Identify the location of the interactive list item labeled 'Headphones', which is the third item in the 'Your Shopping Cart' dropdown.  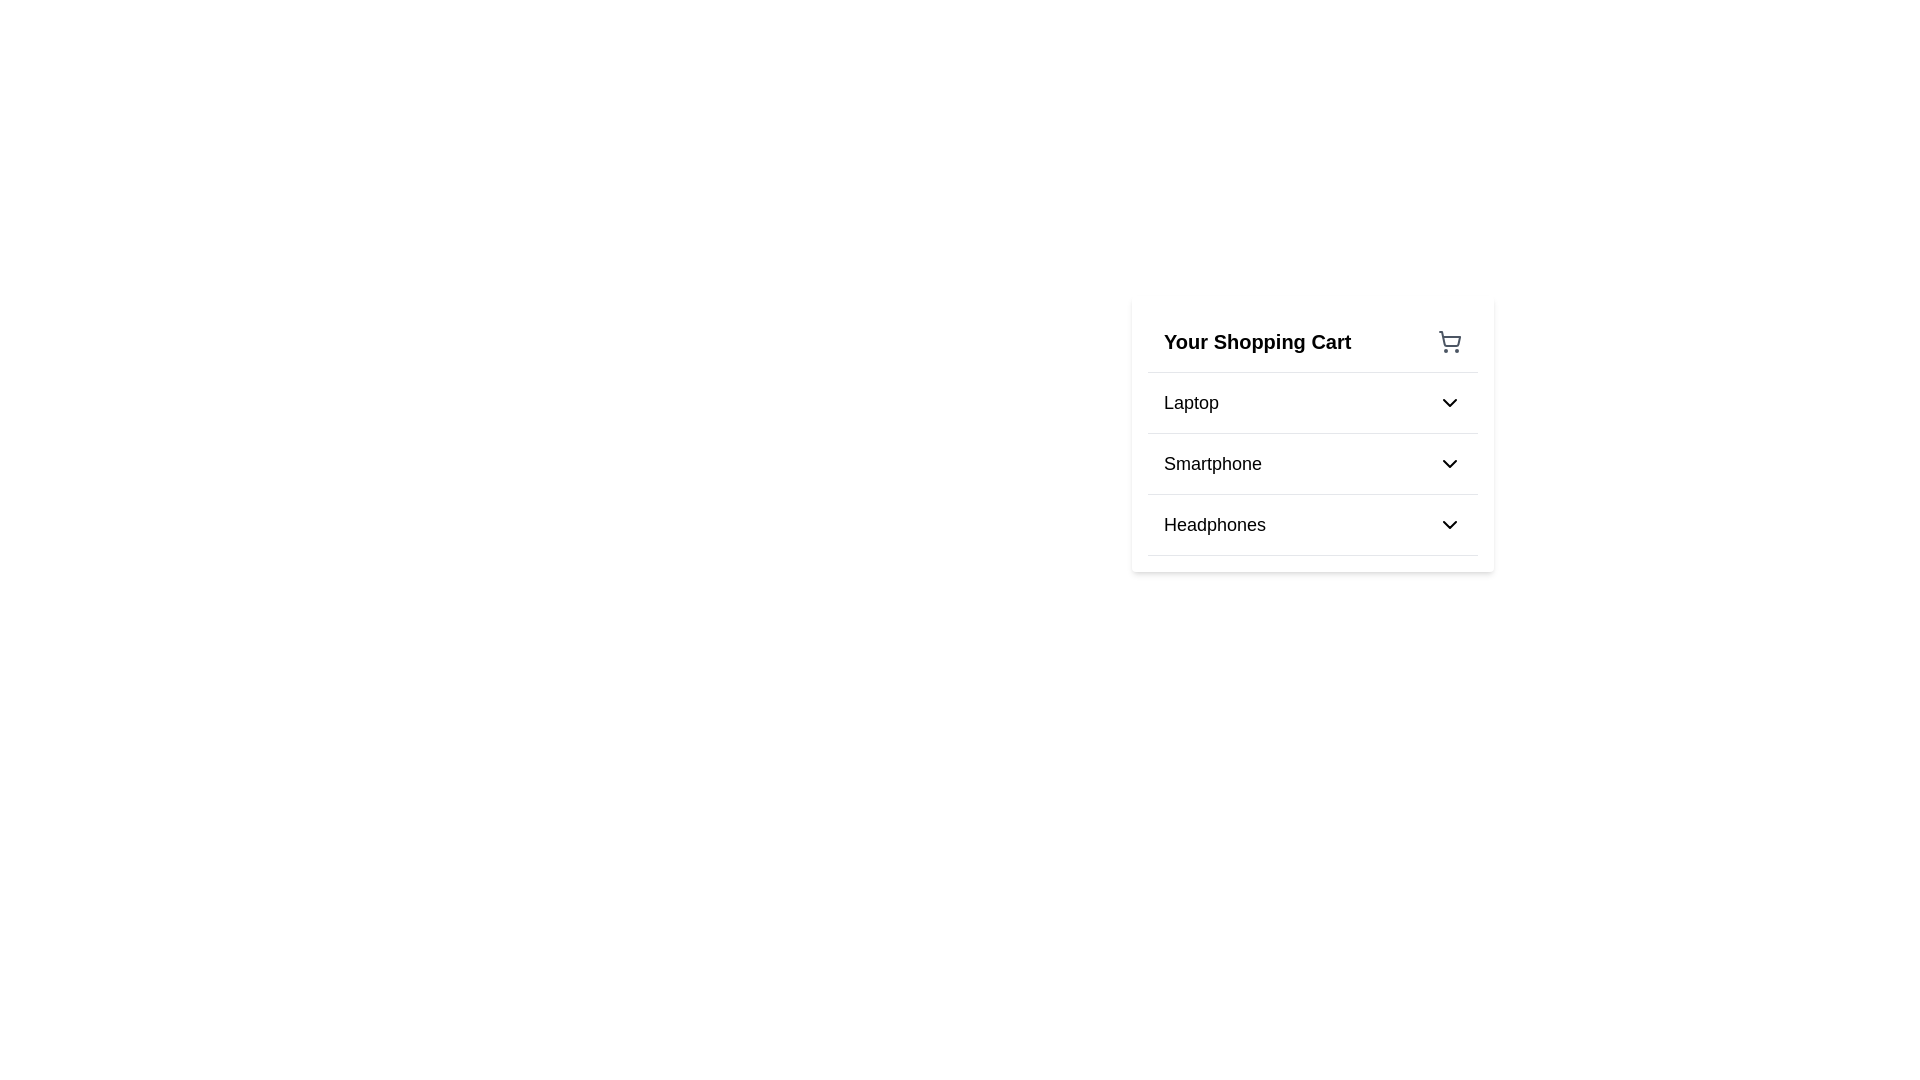
(1313, 523).